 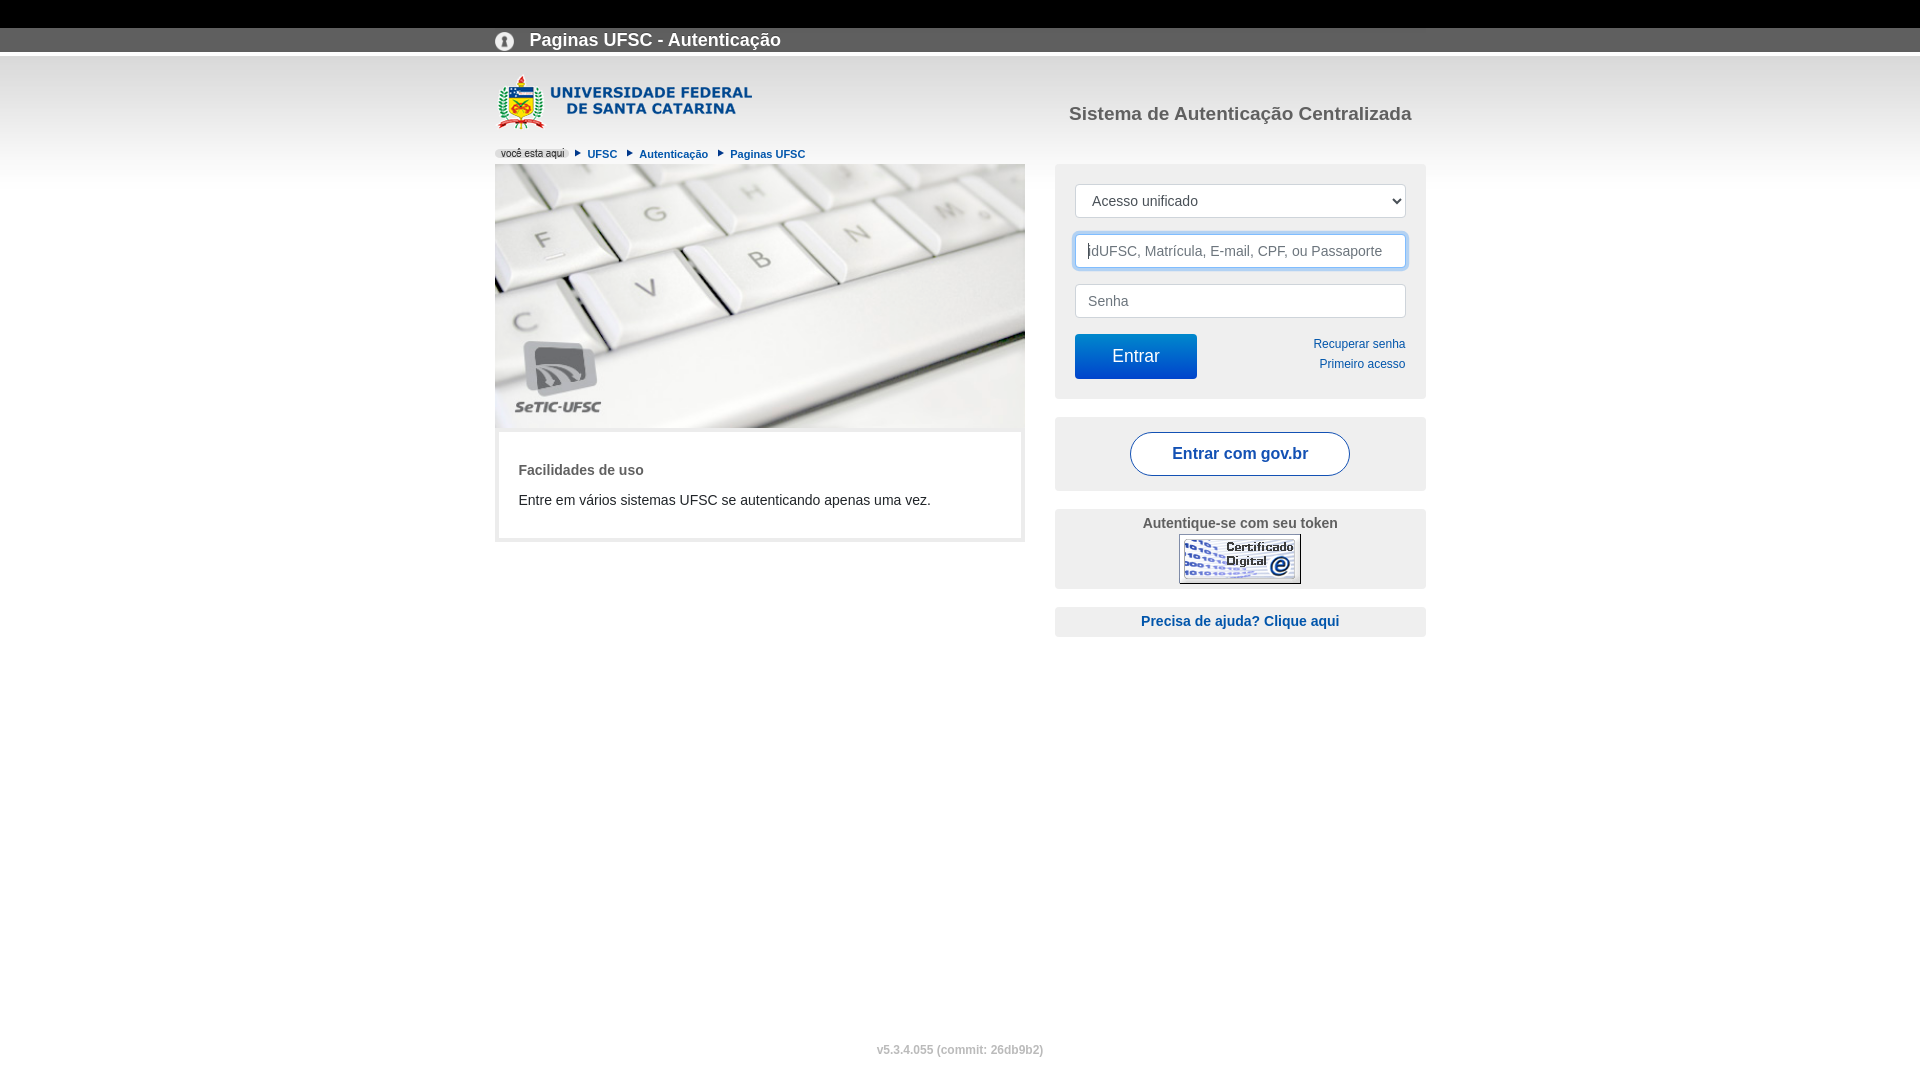 I want to click on 'UFSC', so click(x=583, y=153).